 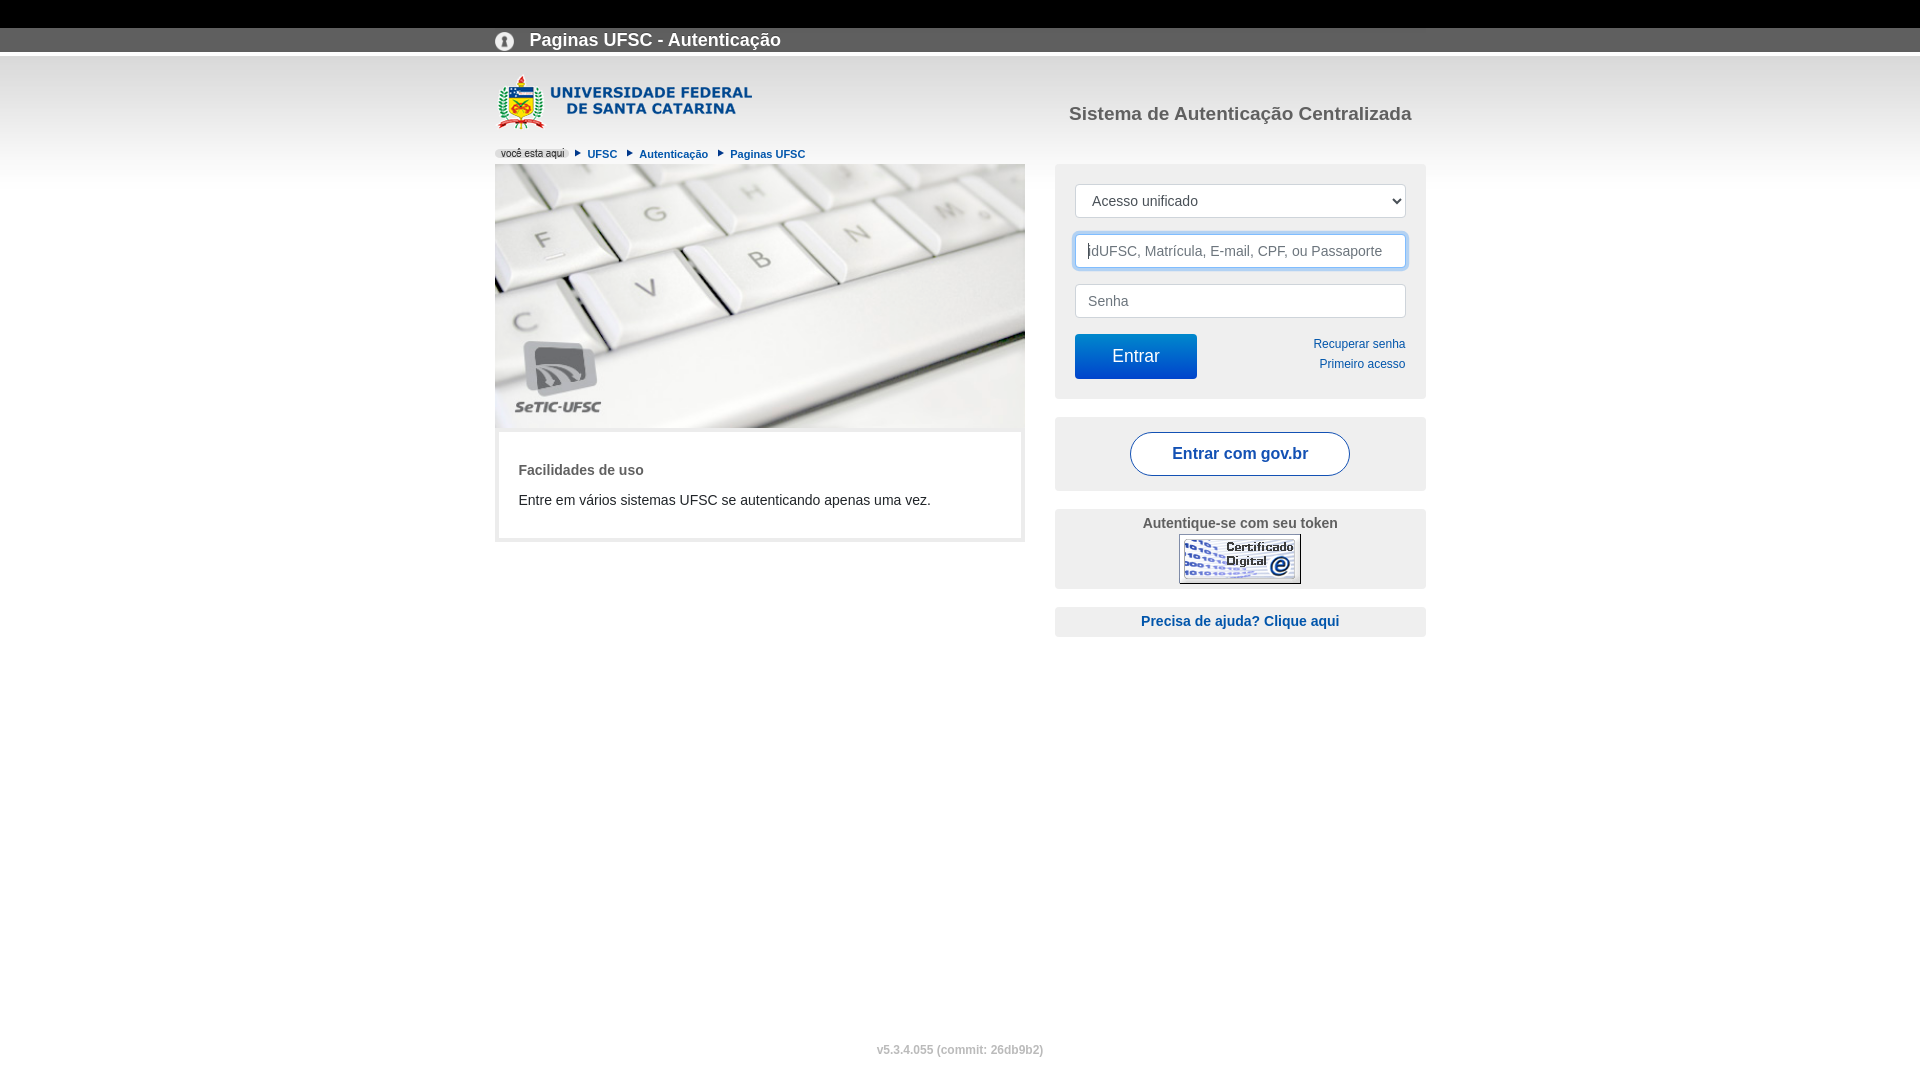 I want to click on 'UFSC', so click(x=583, y=153).